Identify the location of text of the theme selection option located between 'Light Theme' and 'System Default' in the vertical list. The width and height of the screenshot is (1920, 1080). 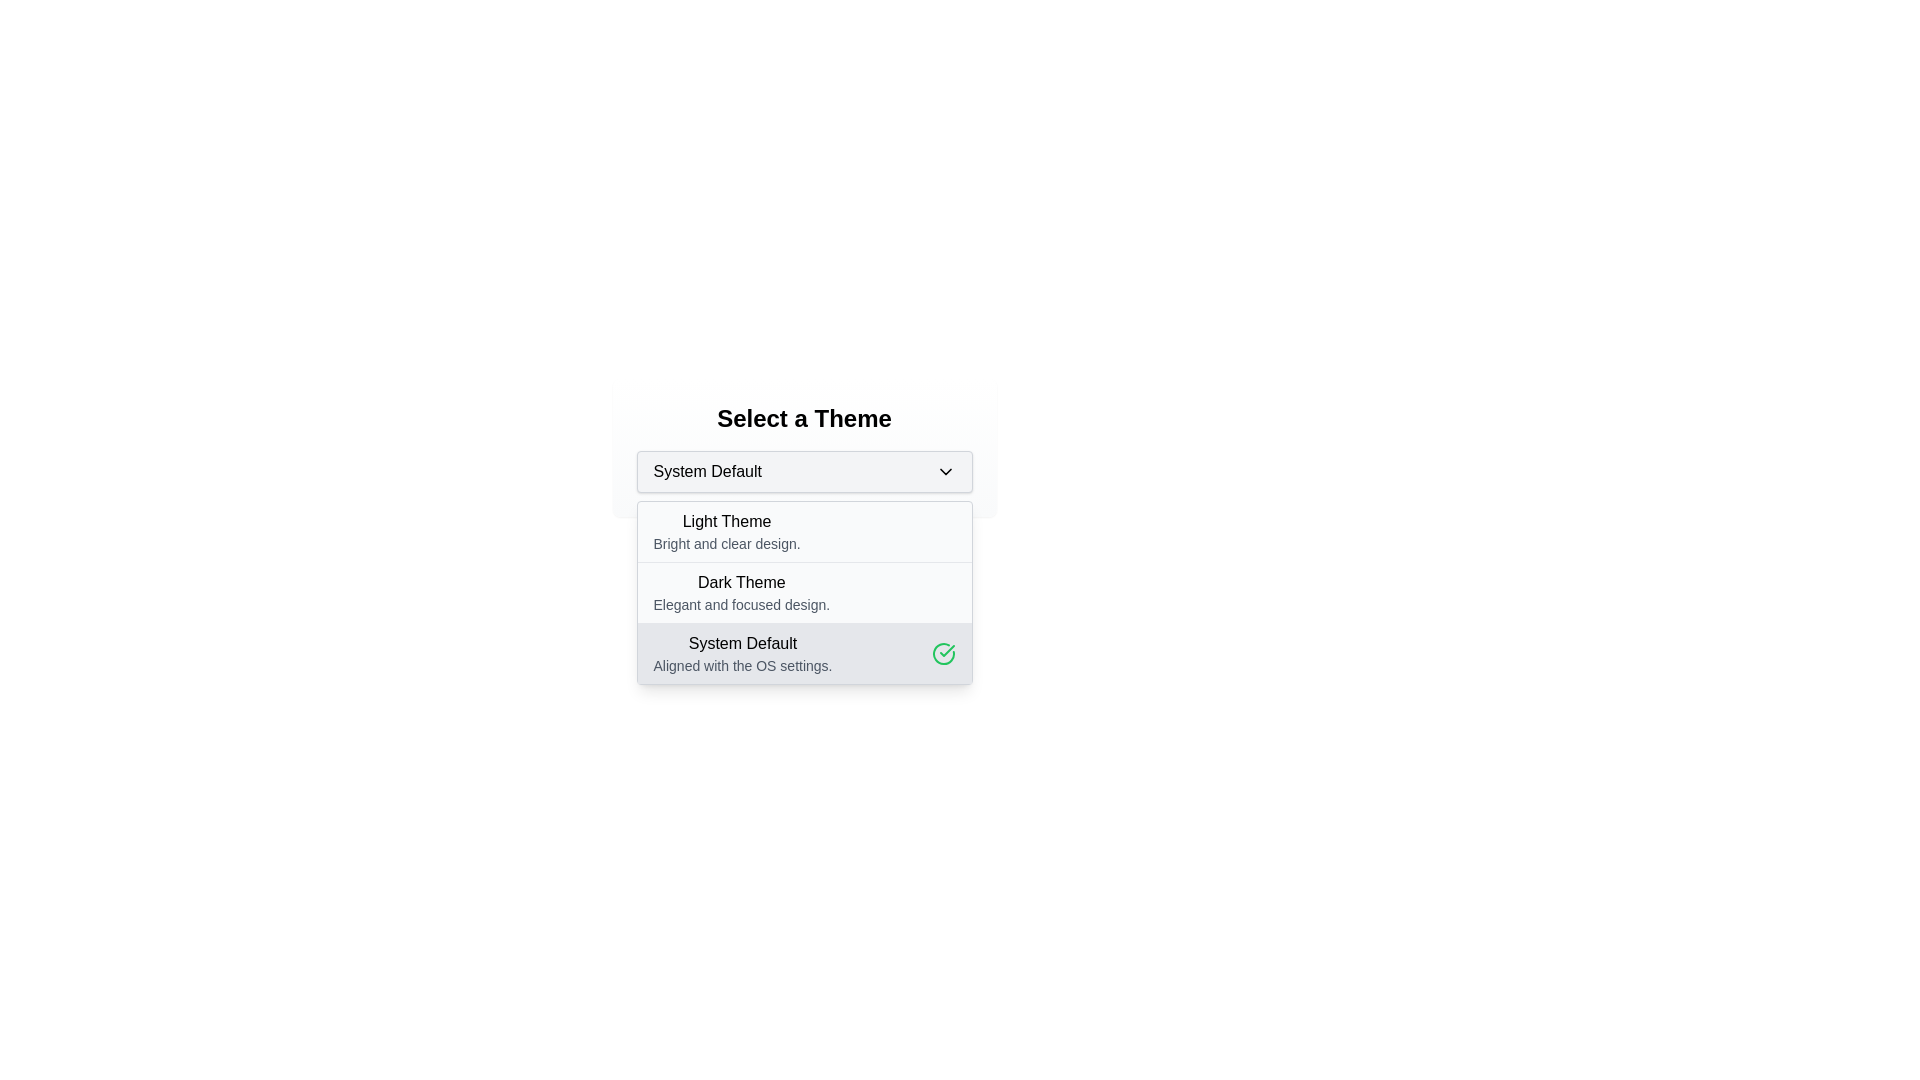
(804, 591).